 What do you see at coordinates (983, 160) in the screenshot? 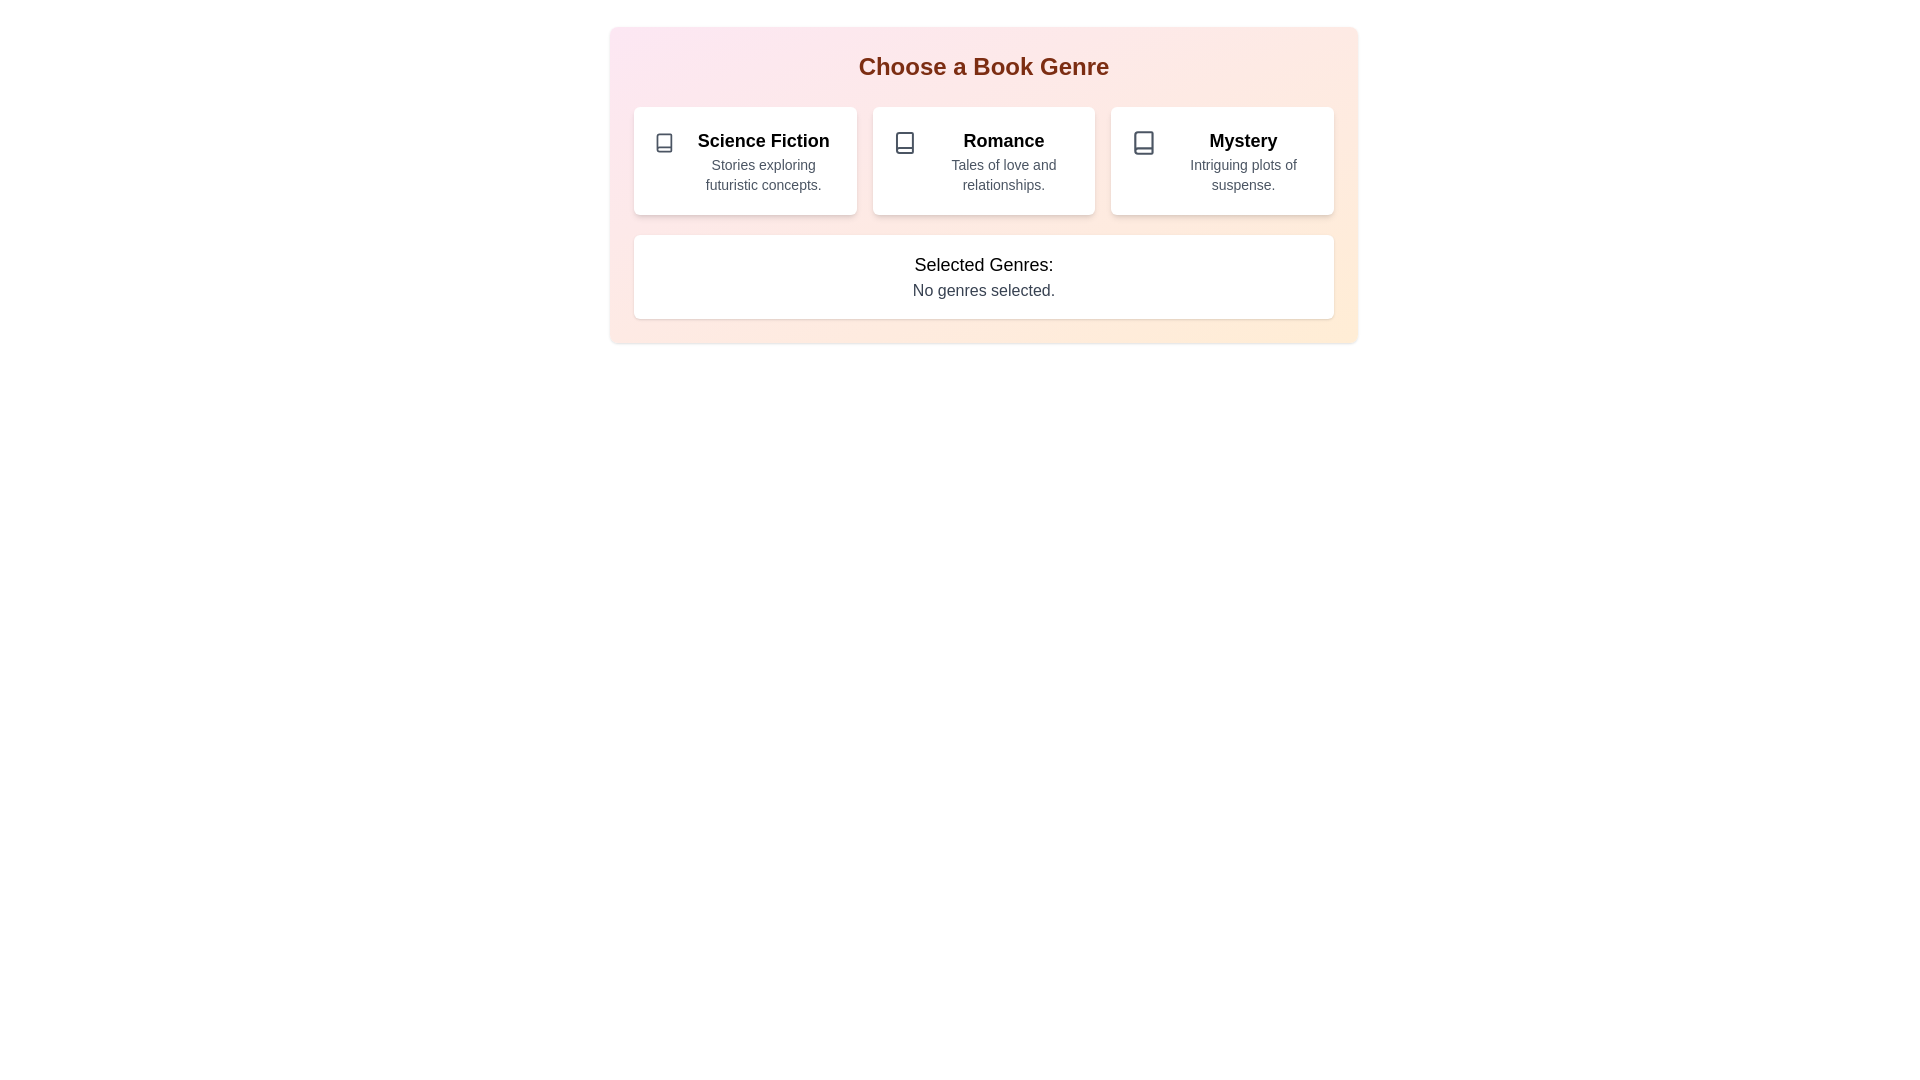
I see `the 'Romance' genre selectable card in the genre selection menu` at bounding box center [983, 160].